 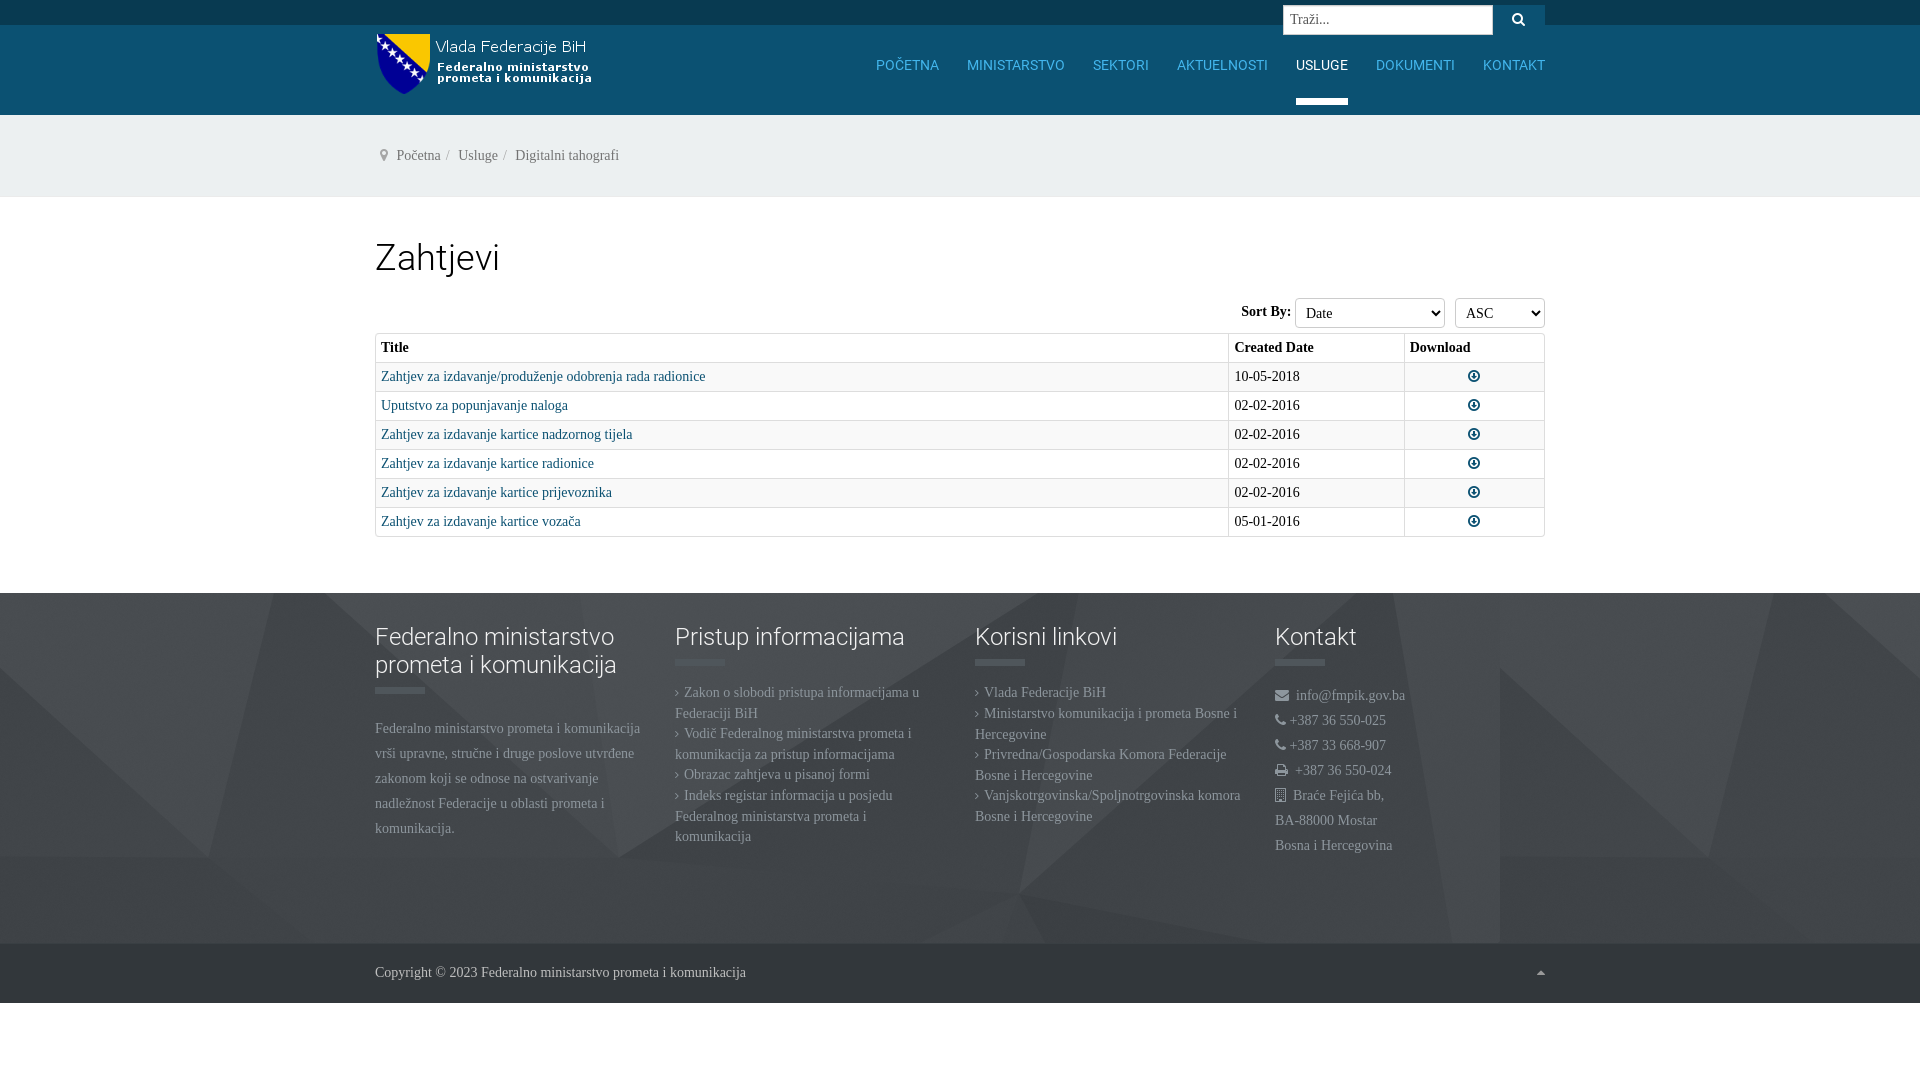 I want to click on 'Vi ste ovdje: ', so click(x=379, y=153).